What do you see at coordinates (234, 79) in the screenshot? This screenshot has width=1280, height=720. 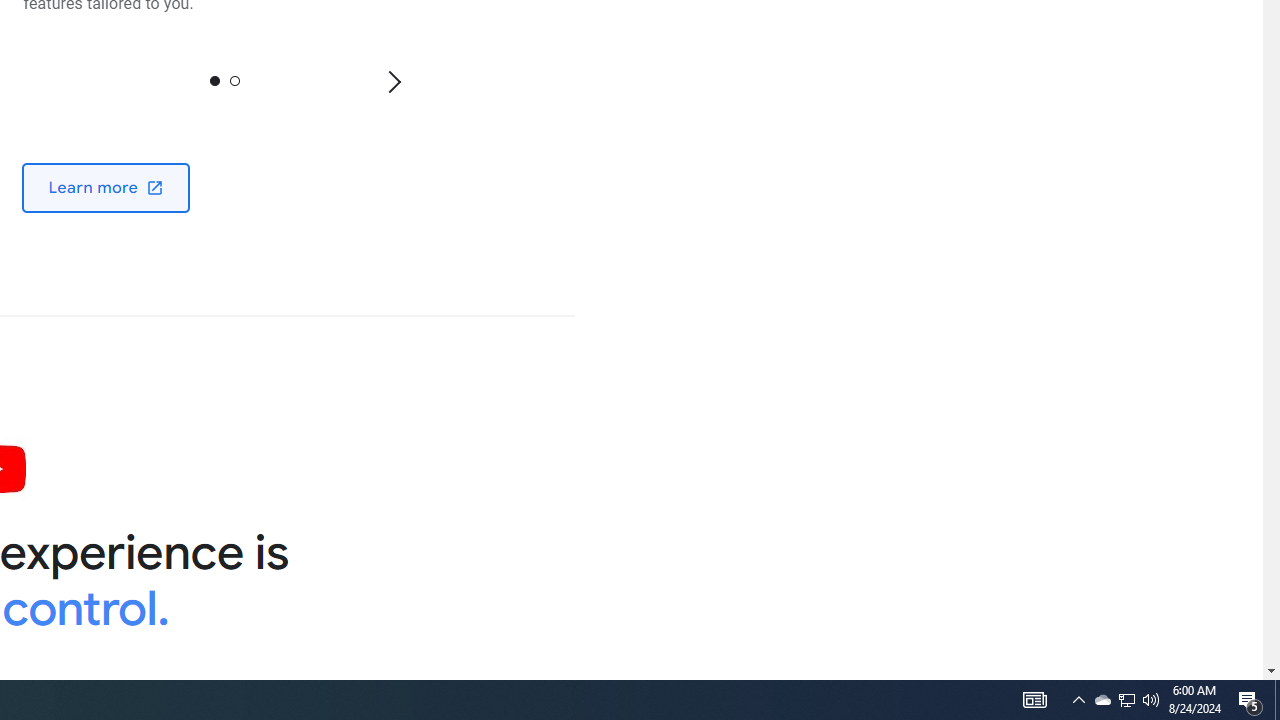 I see `'1'` at bounding box center [234, 79].